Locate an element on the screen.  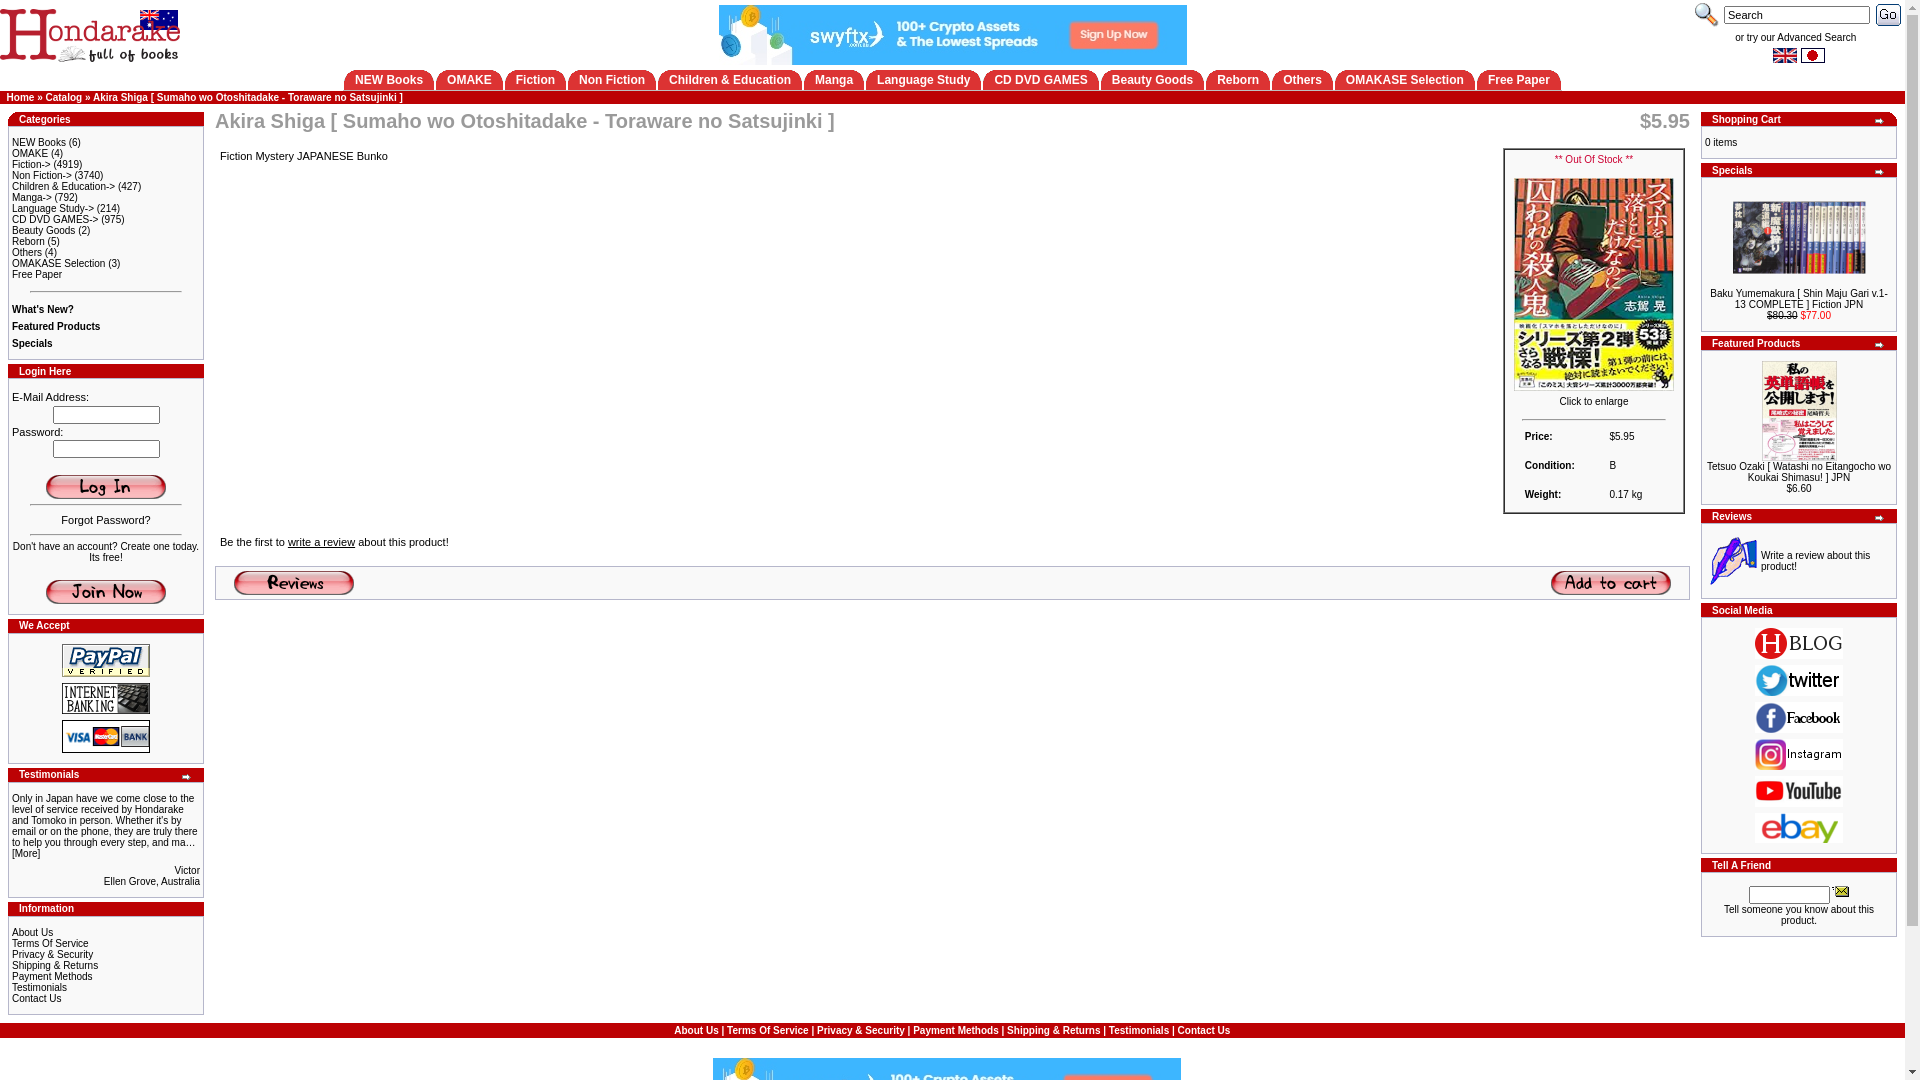
'Reborn' is located at coordinates (1237, 79).